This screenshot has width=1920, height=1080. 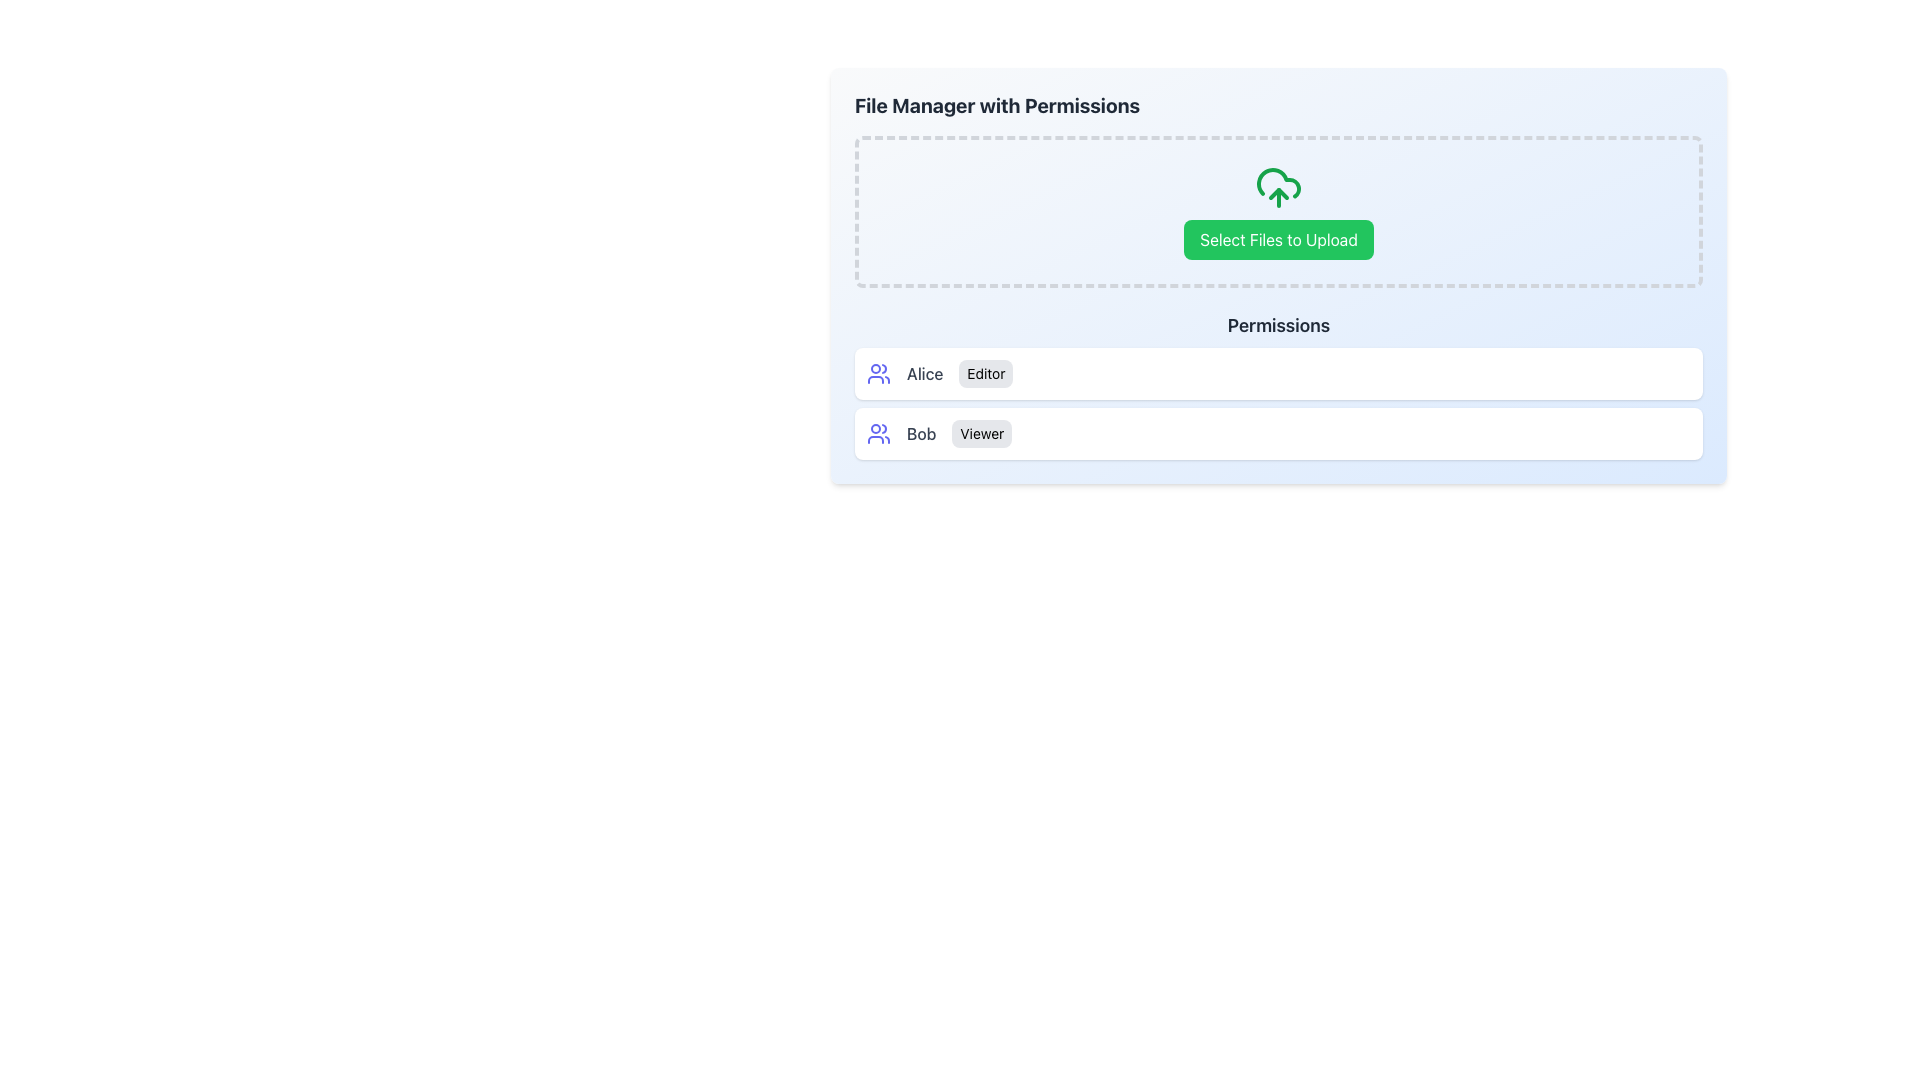 What do you see at coordinates (982, 433) in the screenshot?
I see `the static text label 'Viewer' with a light gray background and rounded corners, which is located in the permissions panel under the name 'Bob'` at bounding box center [982, 433].